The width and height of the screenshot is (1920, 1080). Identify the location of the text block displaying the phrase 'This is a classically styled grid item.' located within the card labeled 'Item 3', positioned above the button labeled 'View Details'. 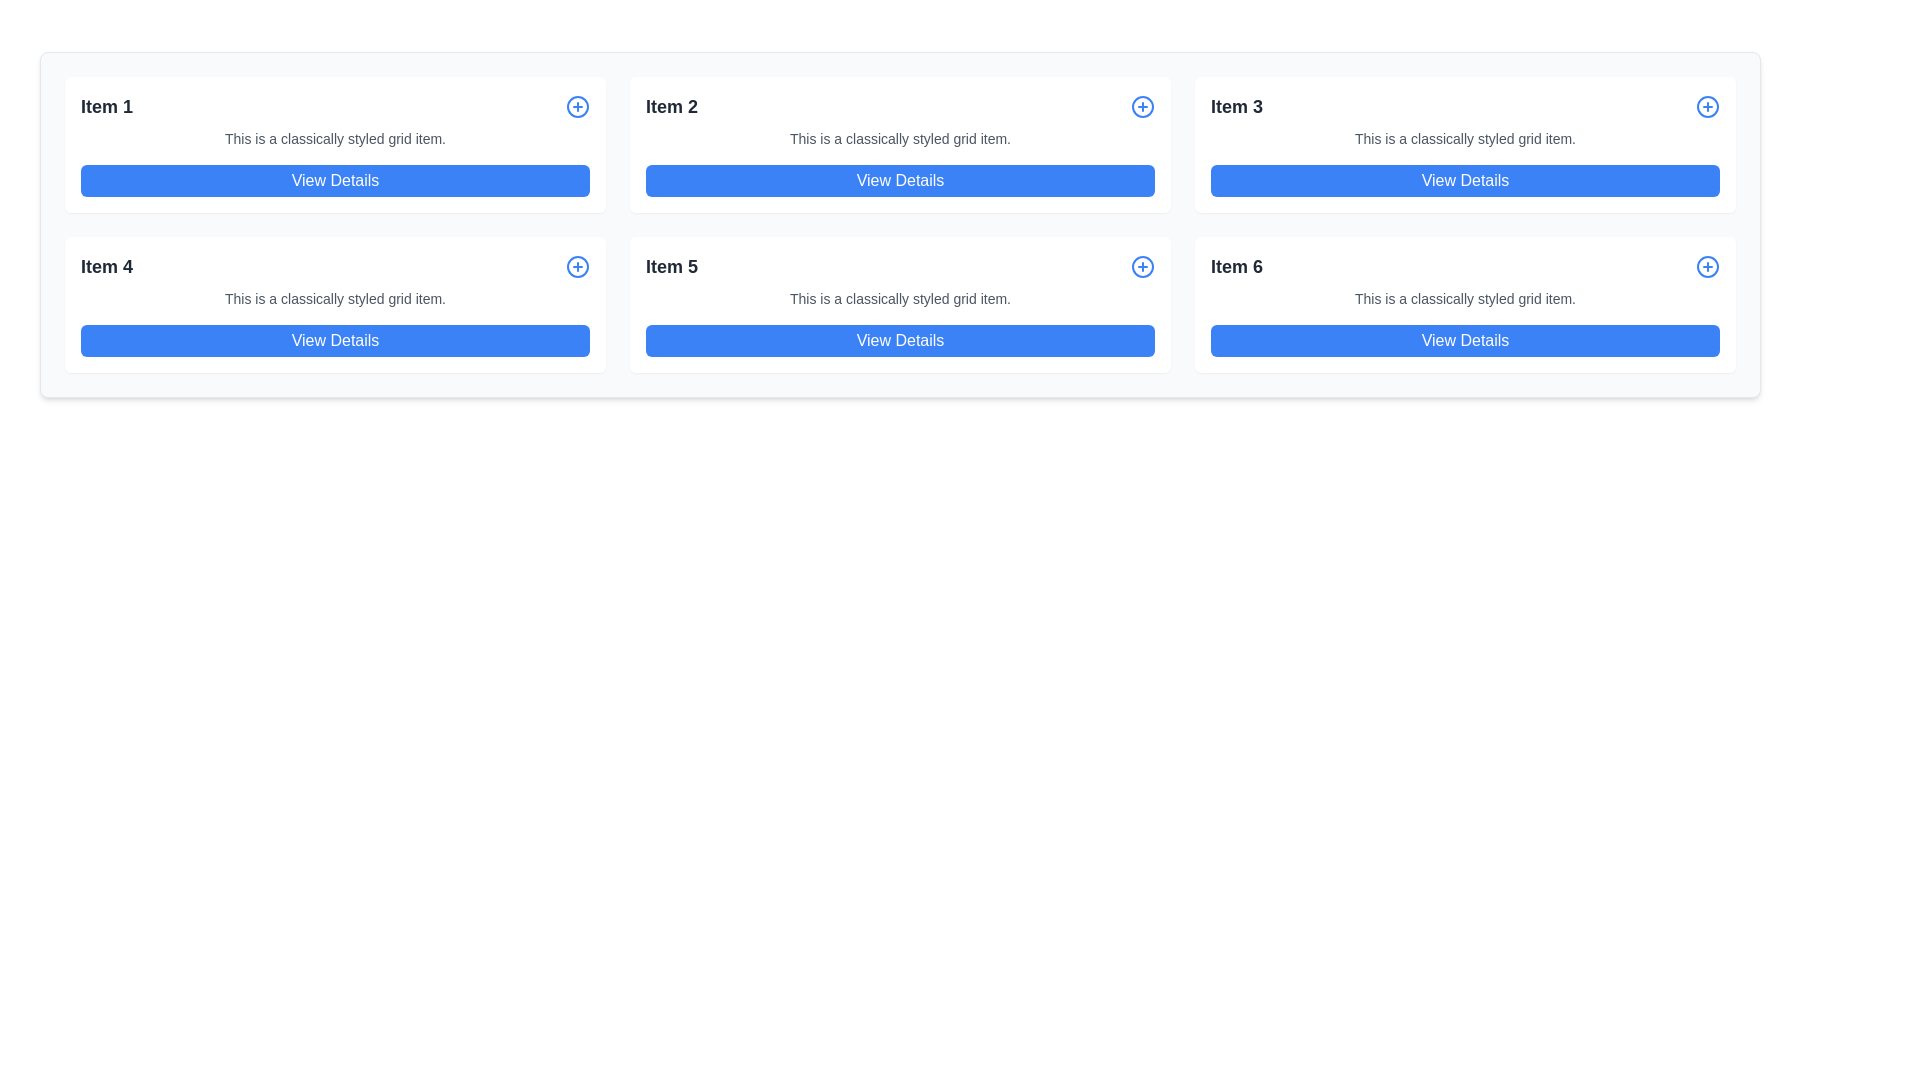
(1465, 137).